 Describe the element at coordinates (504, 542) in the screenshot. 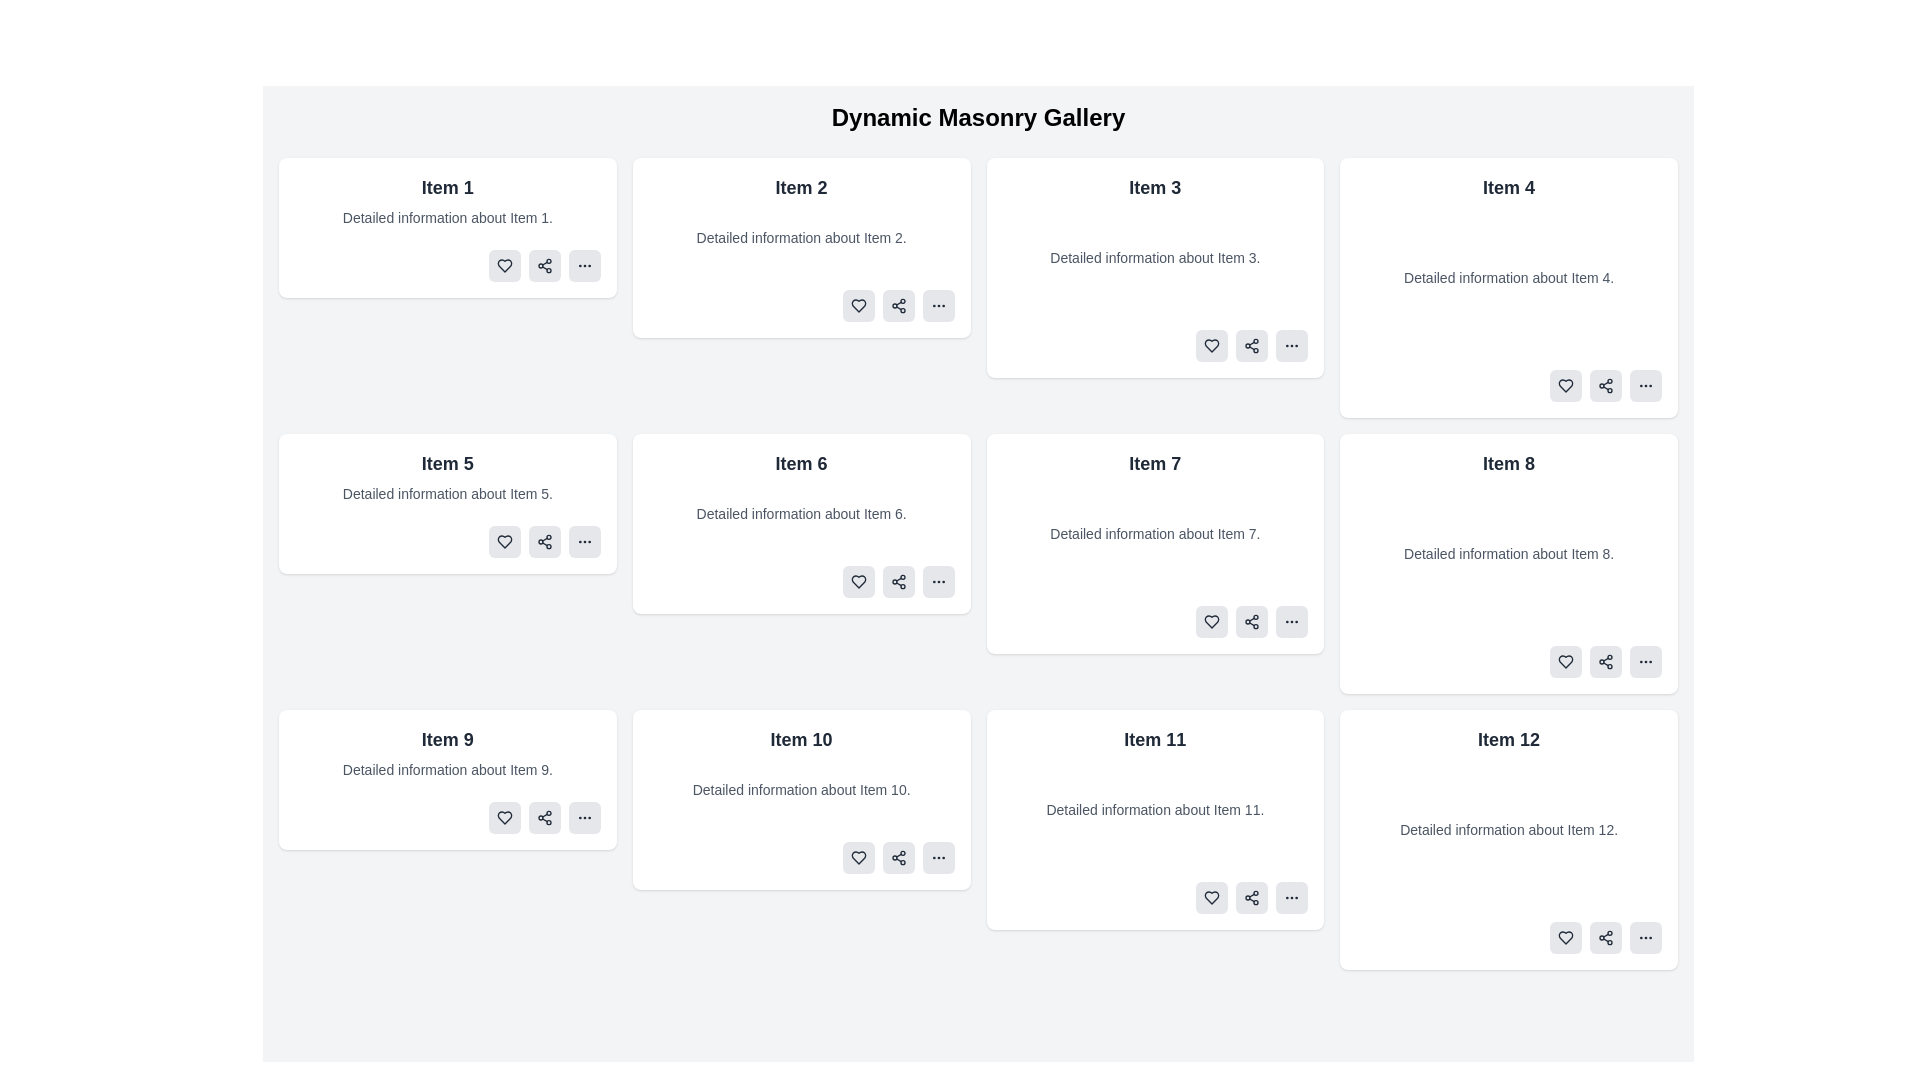

I see `the 'like' button, which is the first button in a horizontal row of three buttons under 'Item 5'` at that location.